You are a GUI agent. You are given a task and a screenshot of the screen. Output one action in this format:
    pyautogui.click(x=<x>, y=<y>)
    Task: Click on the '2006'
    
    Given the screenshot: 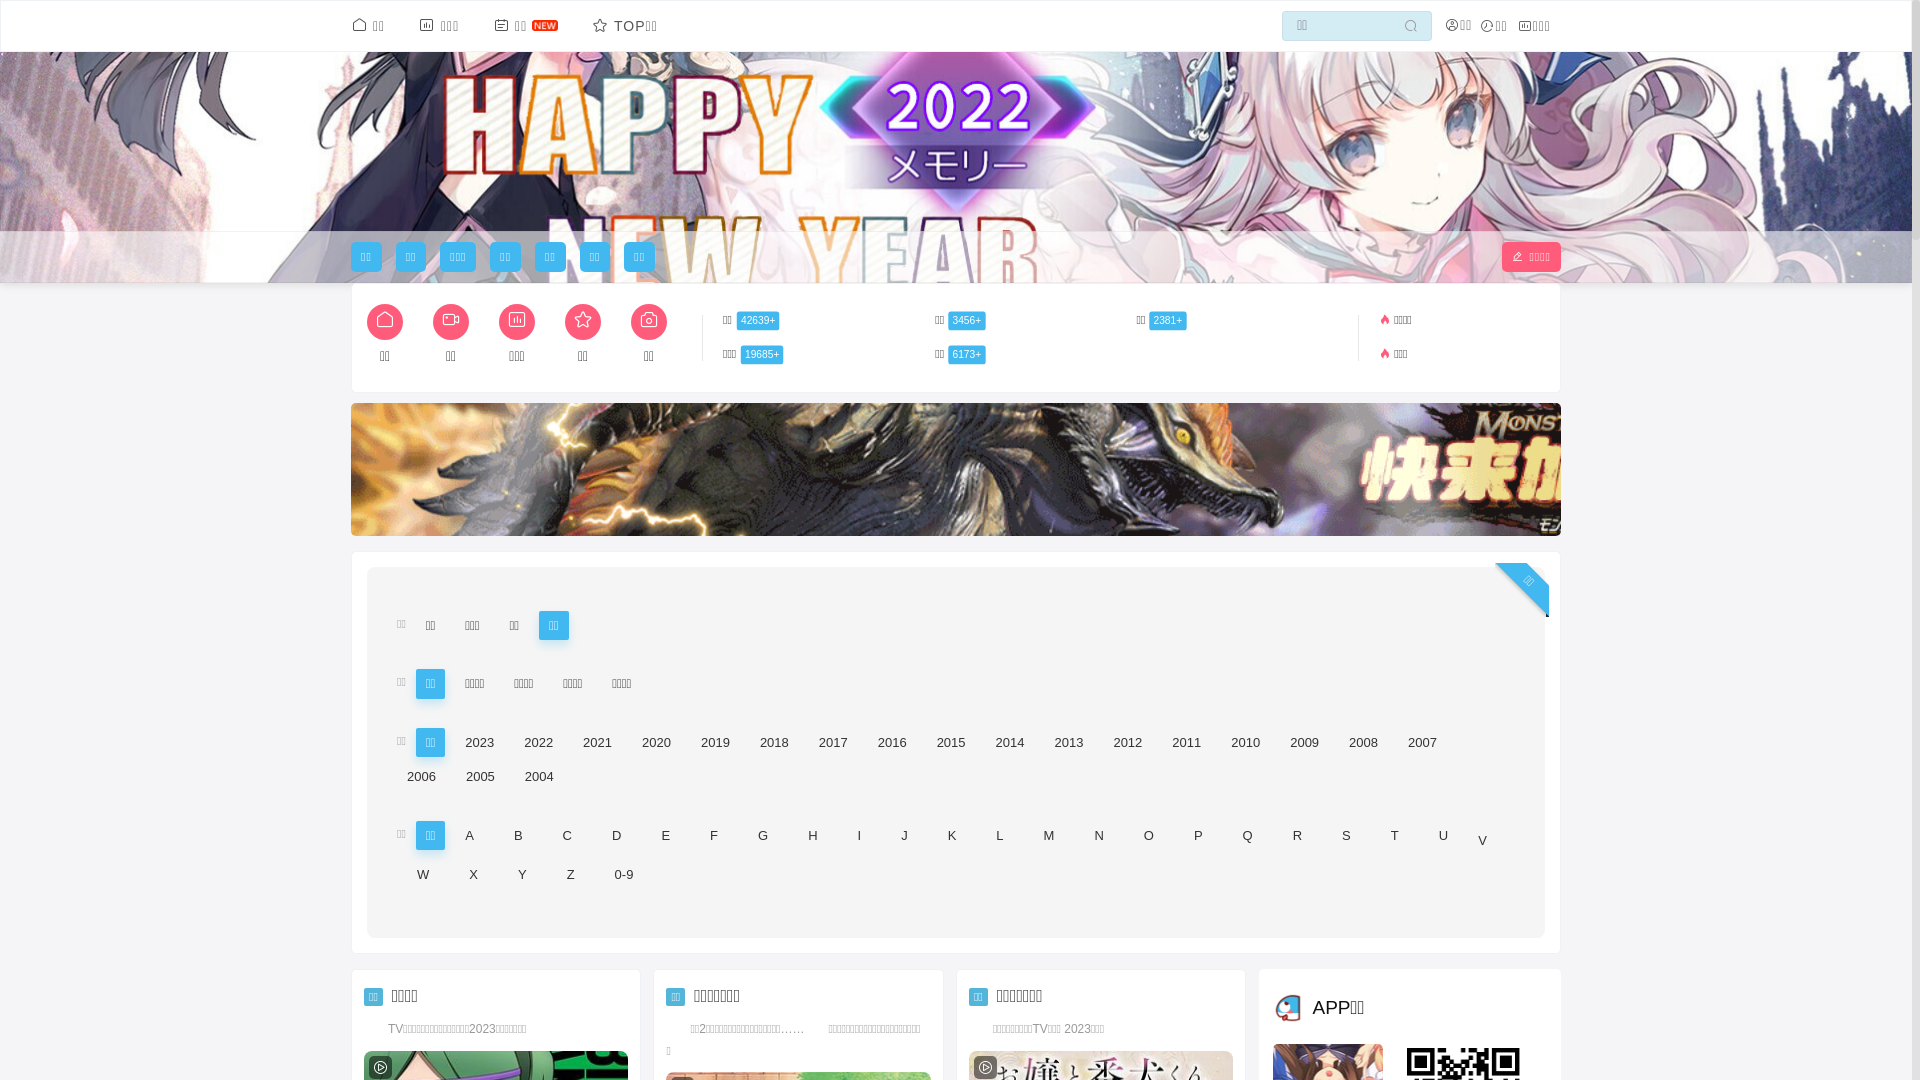 What is the action you would take?
    pyautogui.click(x=420, y=775)
    